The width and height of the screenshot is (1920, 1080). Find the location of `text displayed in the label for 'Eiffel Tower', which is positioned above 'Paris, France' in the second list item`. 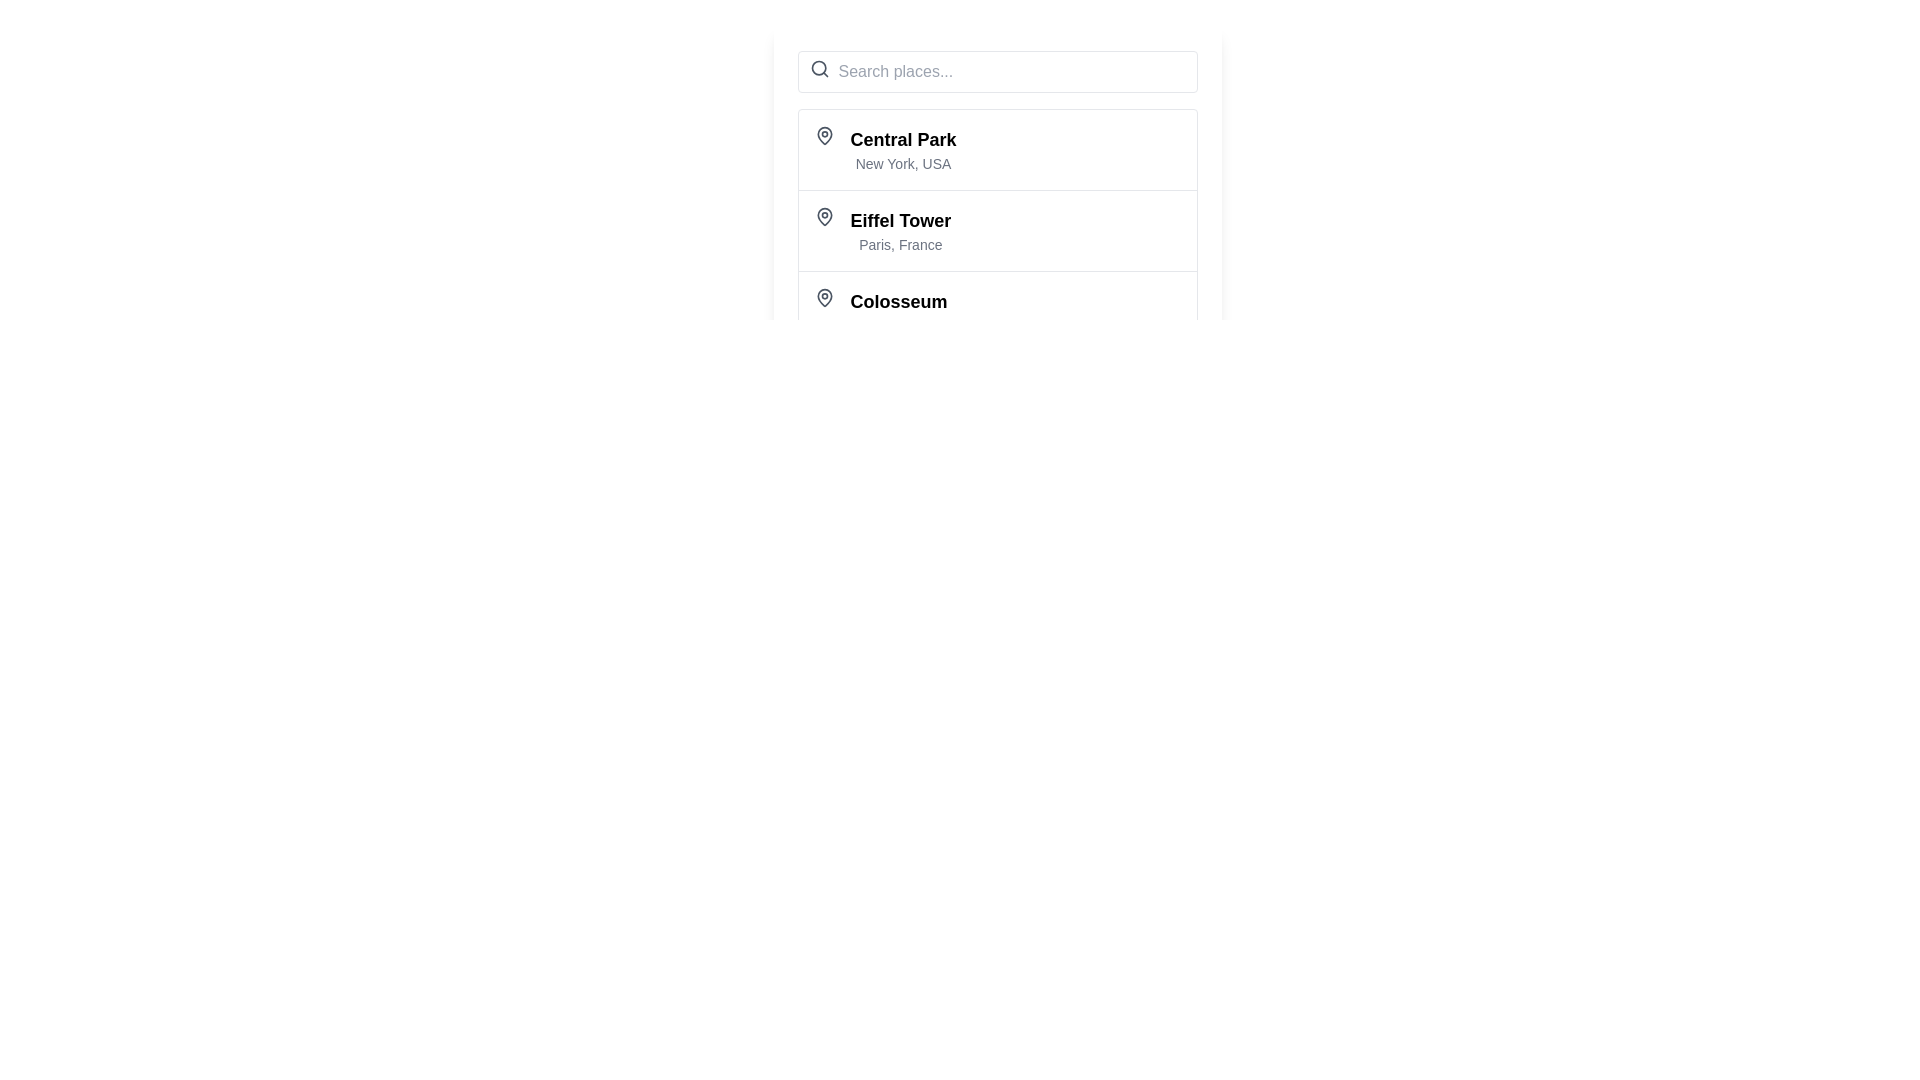

text displayed in the label for 'Eiffel Tower', which is positioned above 'Paris, France' in the second list item is located at coordinates (899, 220).